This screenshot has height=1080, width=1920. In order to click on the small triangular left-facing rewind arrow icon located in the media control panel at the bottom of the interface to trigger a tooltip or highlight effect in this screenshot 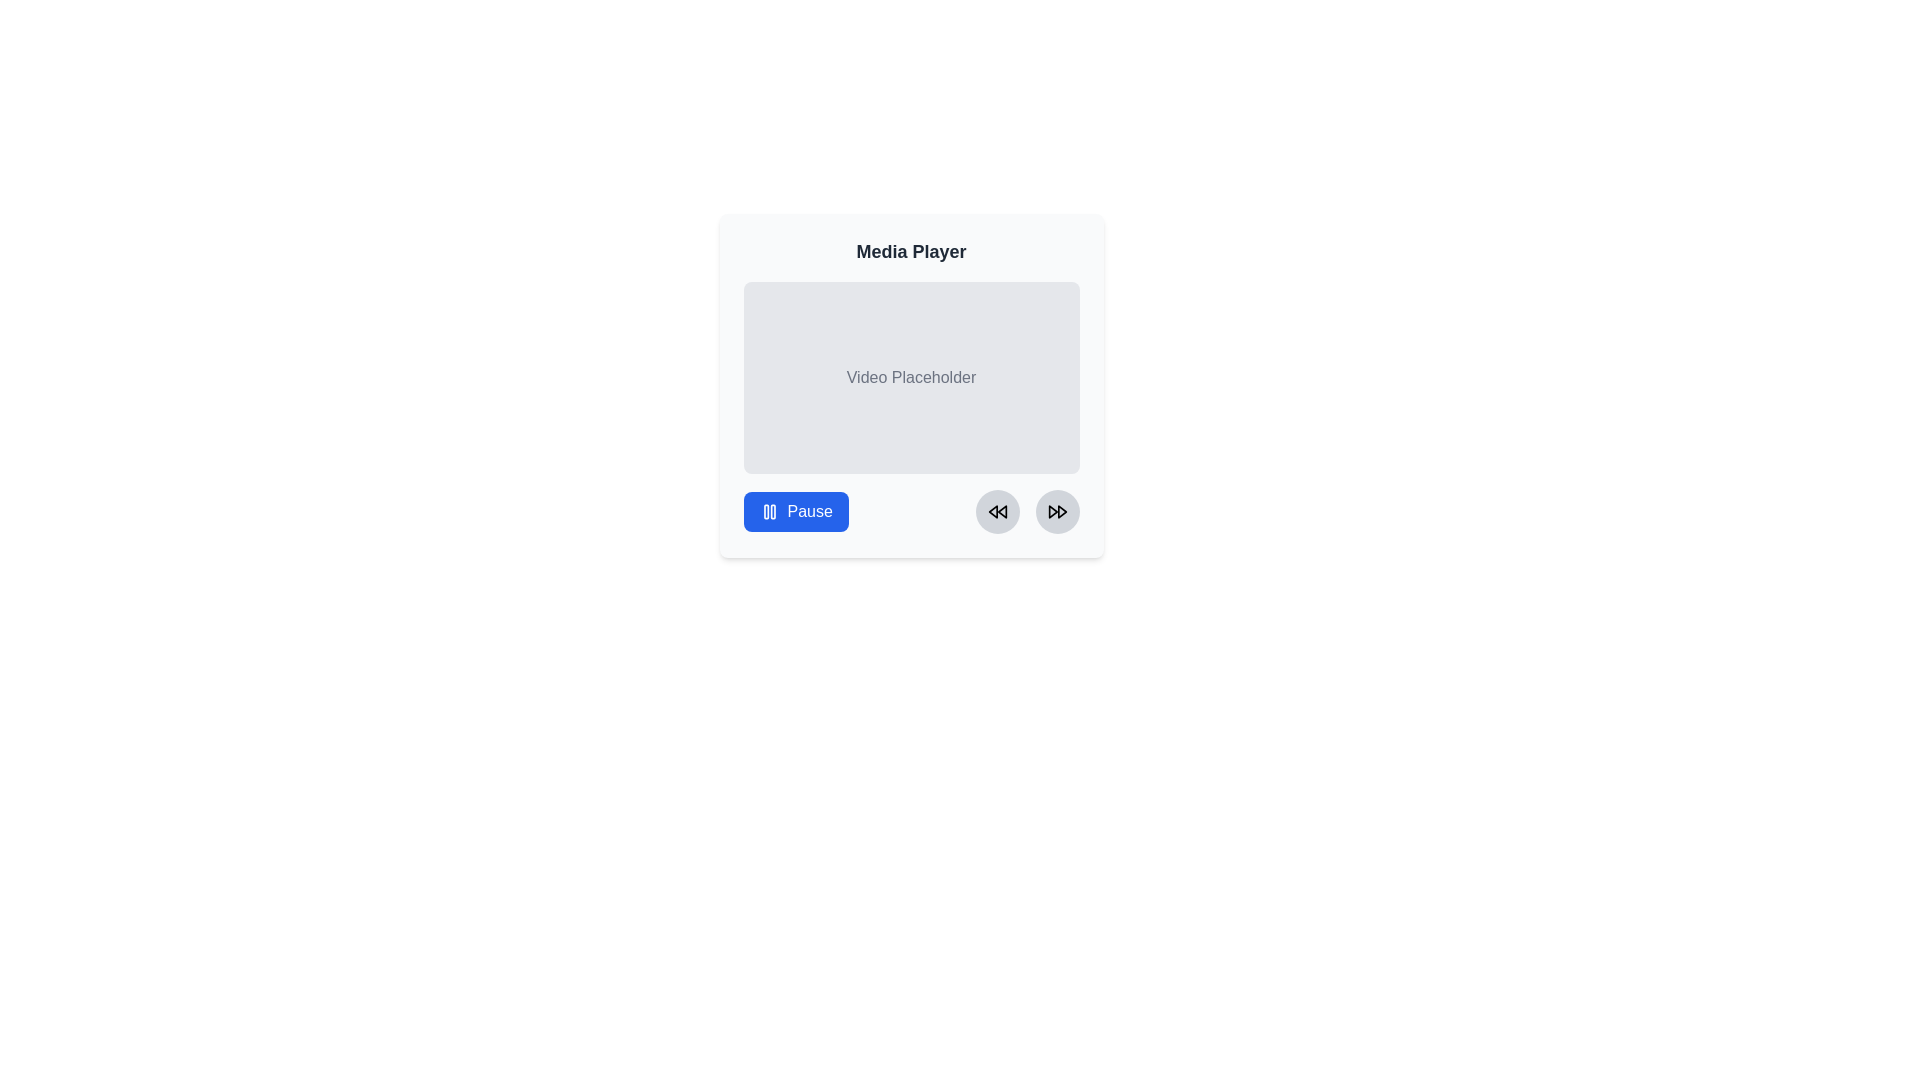, I will do `click(992, 511)`.